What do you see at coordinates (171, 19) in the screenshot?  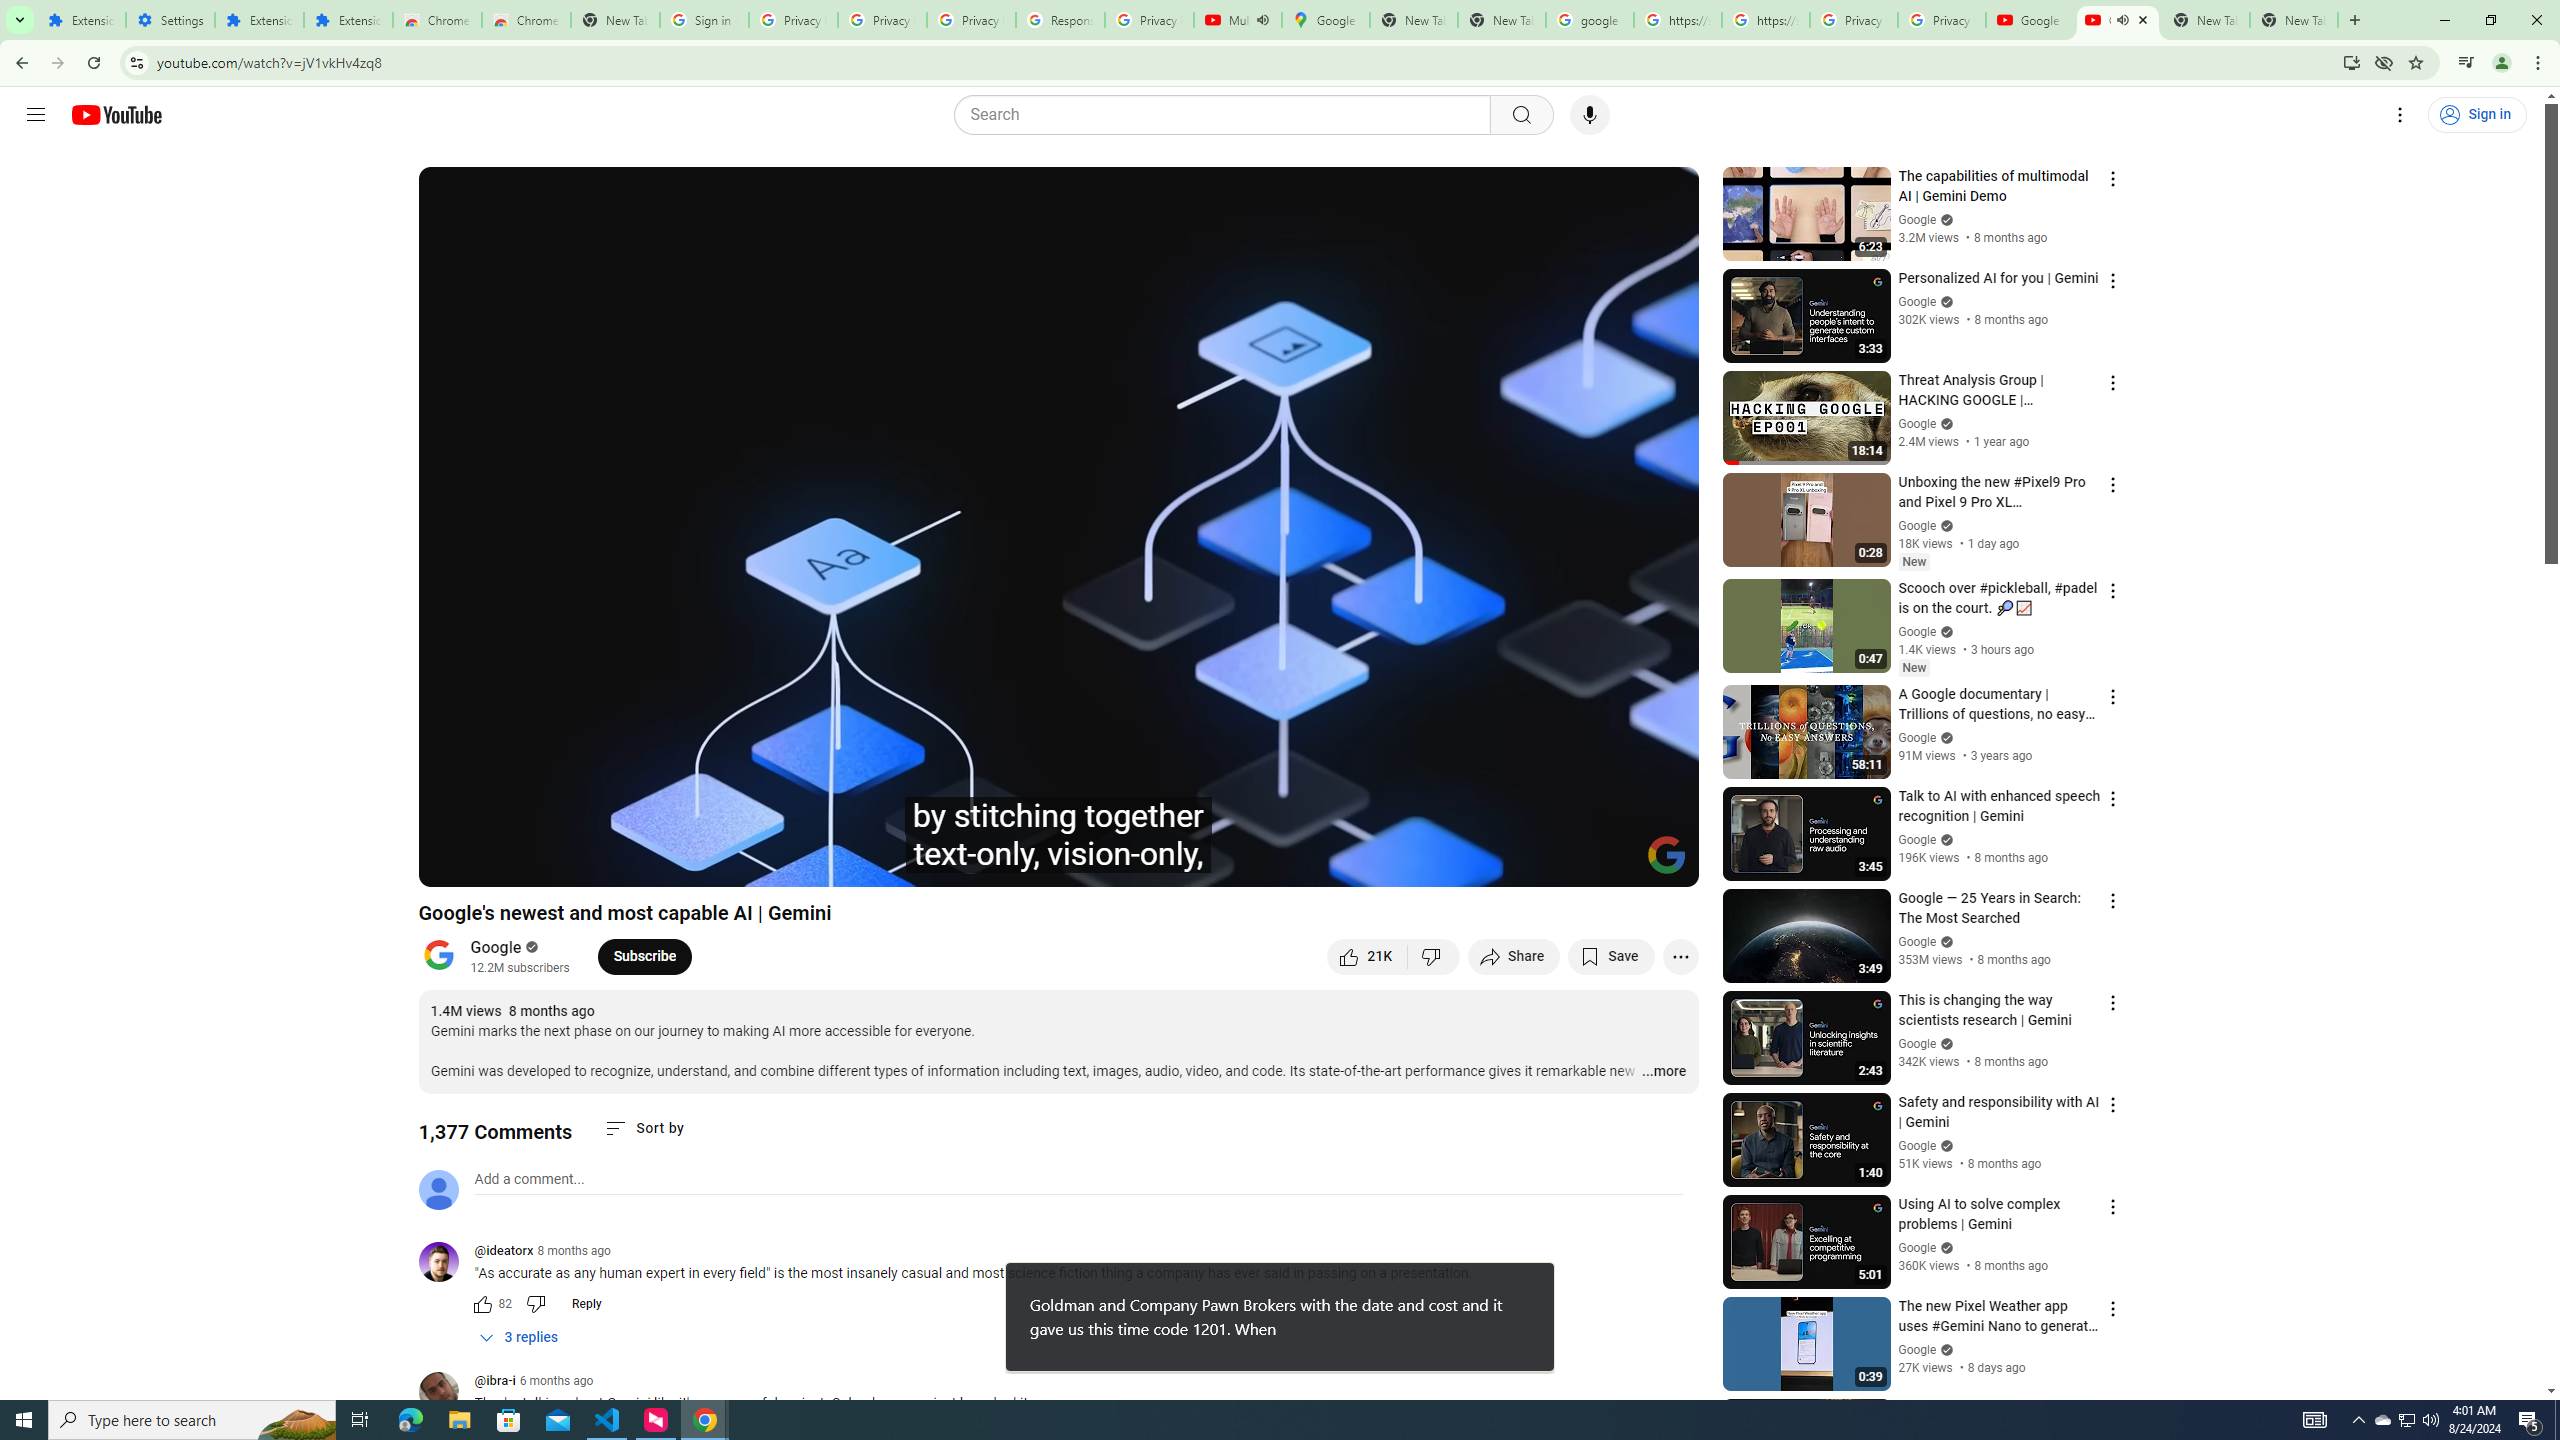 I see `'Settings'` at bounding box center [171, 19].